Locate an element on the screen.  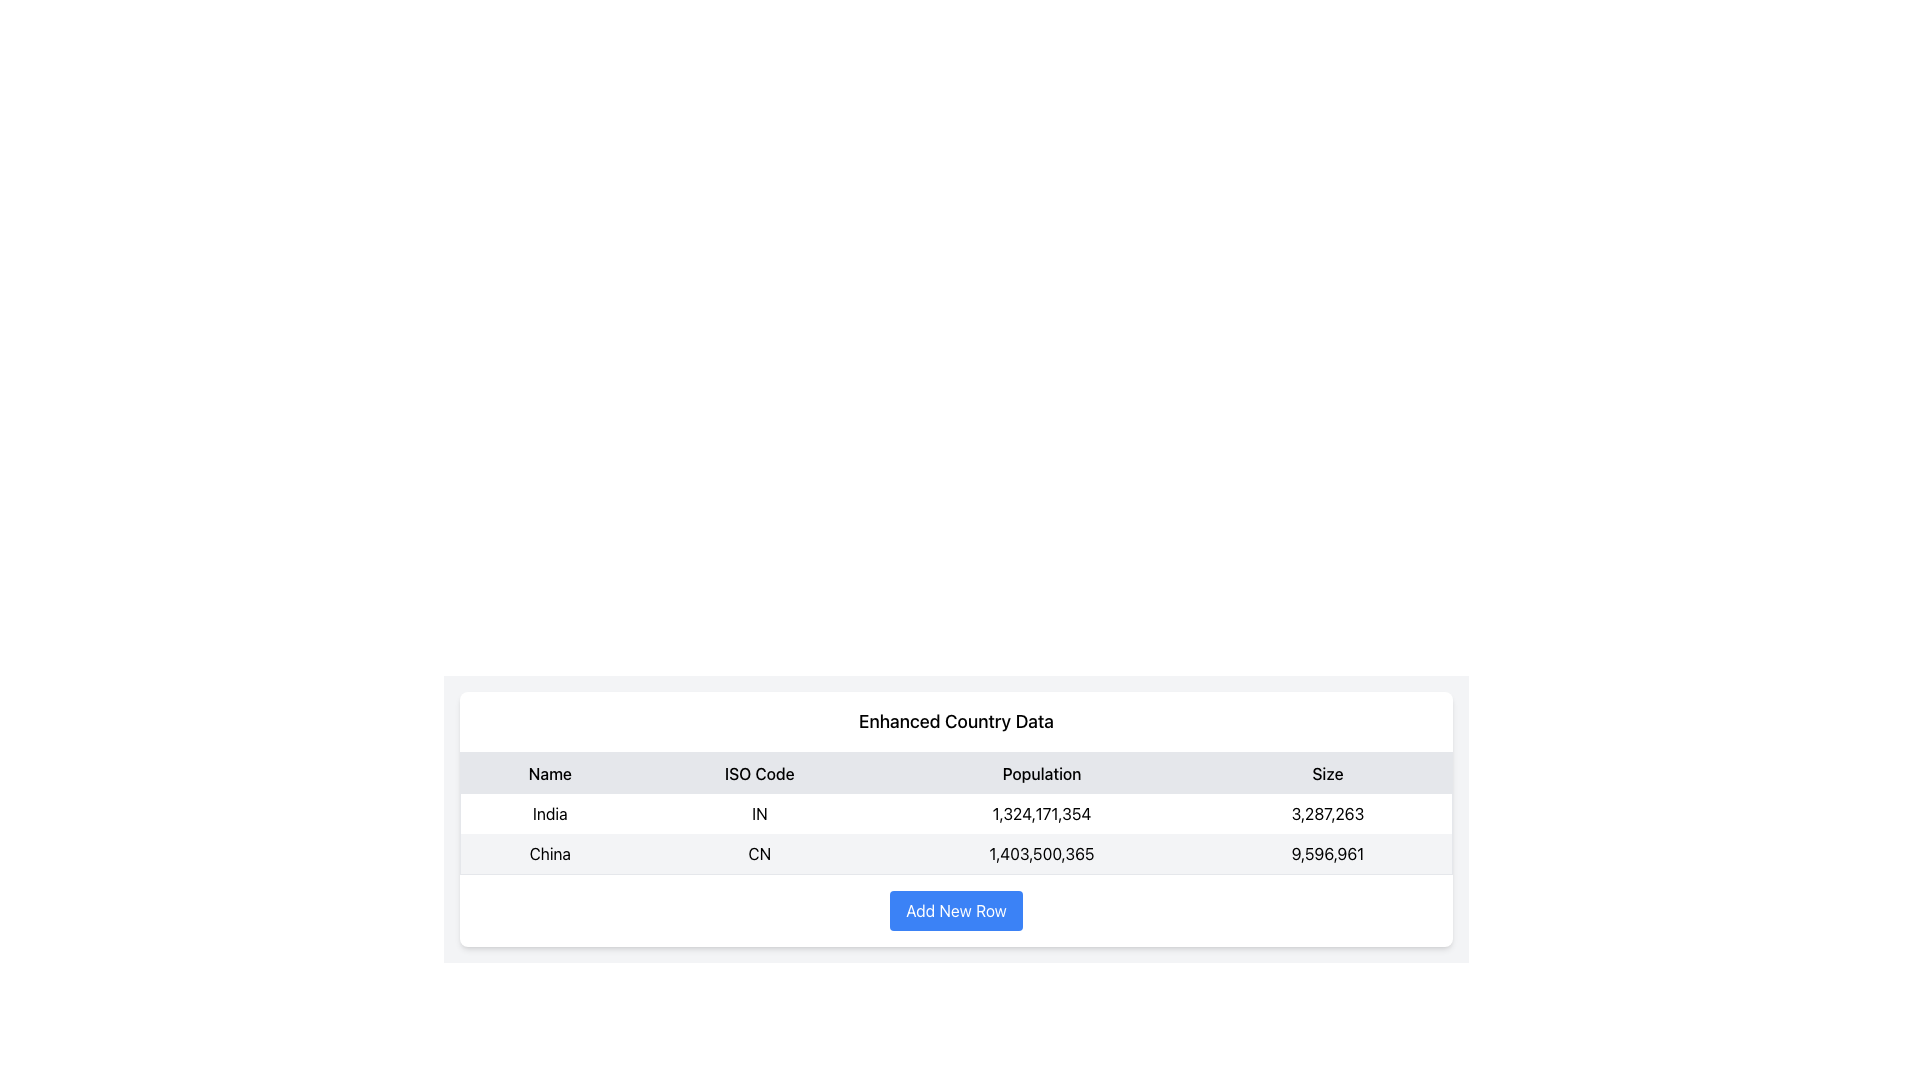
the informational text cell displaying numerical data in the second row and fourth column of the table to highlight it is located at coordinates (1328, 854).